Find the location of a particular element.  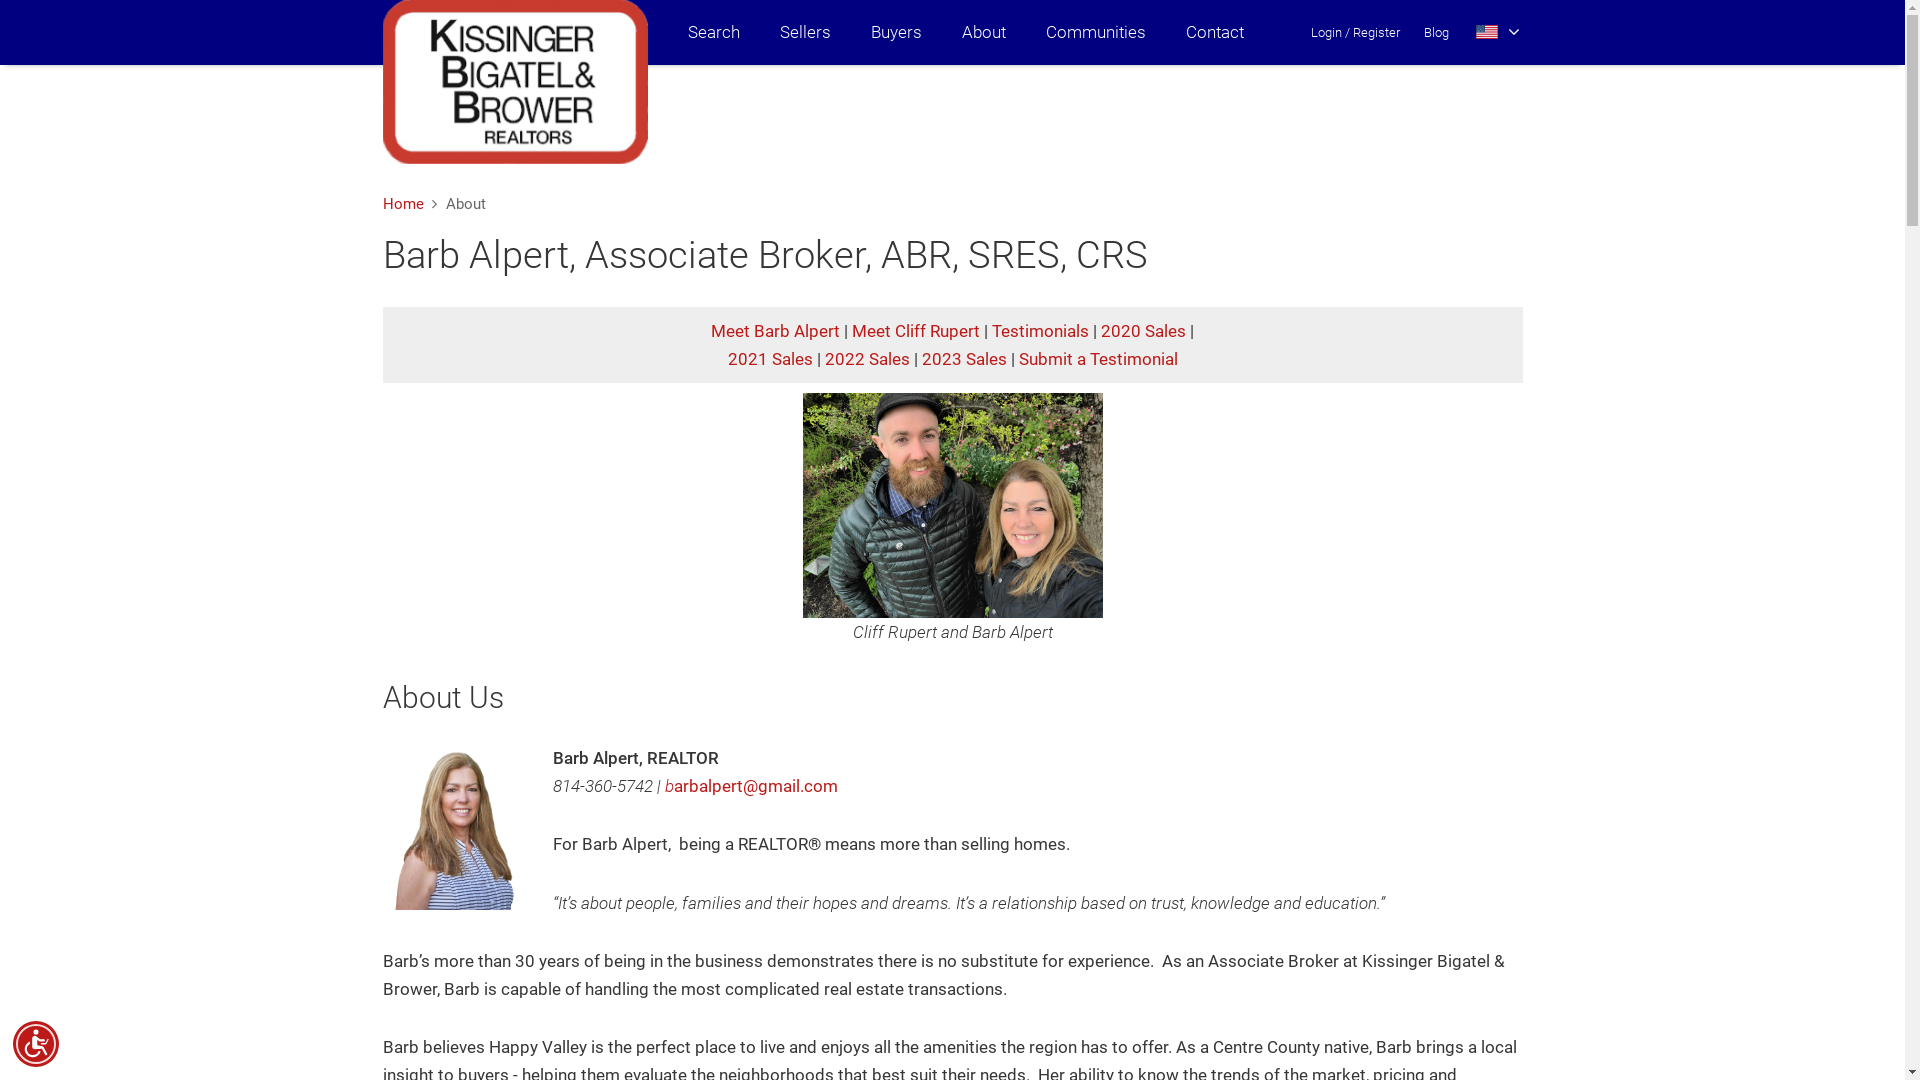

'Sellers' is located at coordinates (805, 32).